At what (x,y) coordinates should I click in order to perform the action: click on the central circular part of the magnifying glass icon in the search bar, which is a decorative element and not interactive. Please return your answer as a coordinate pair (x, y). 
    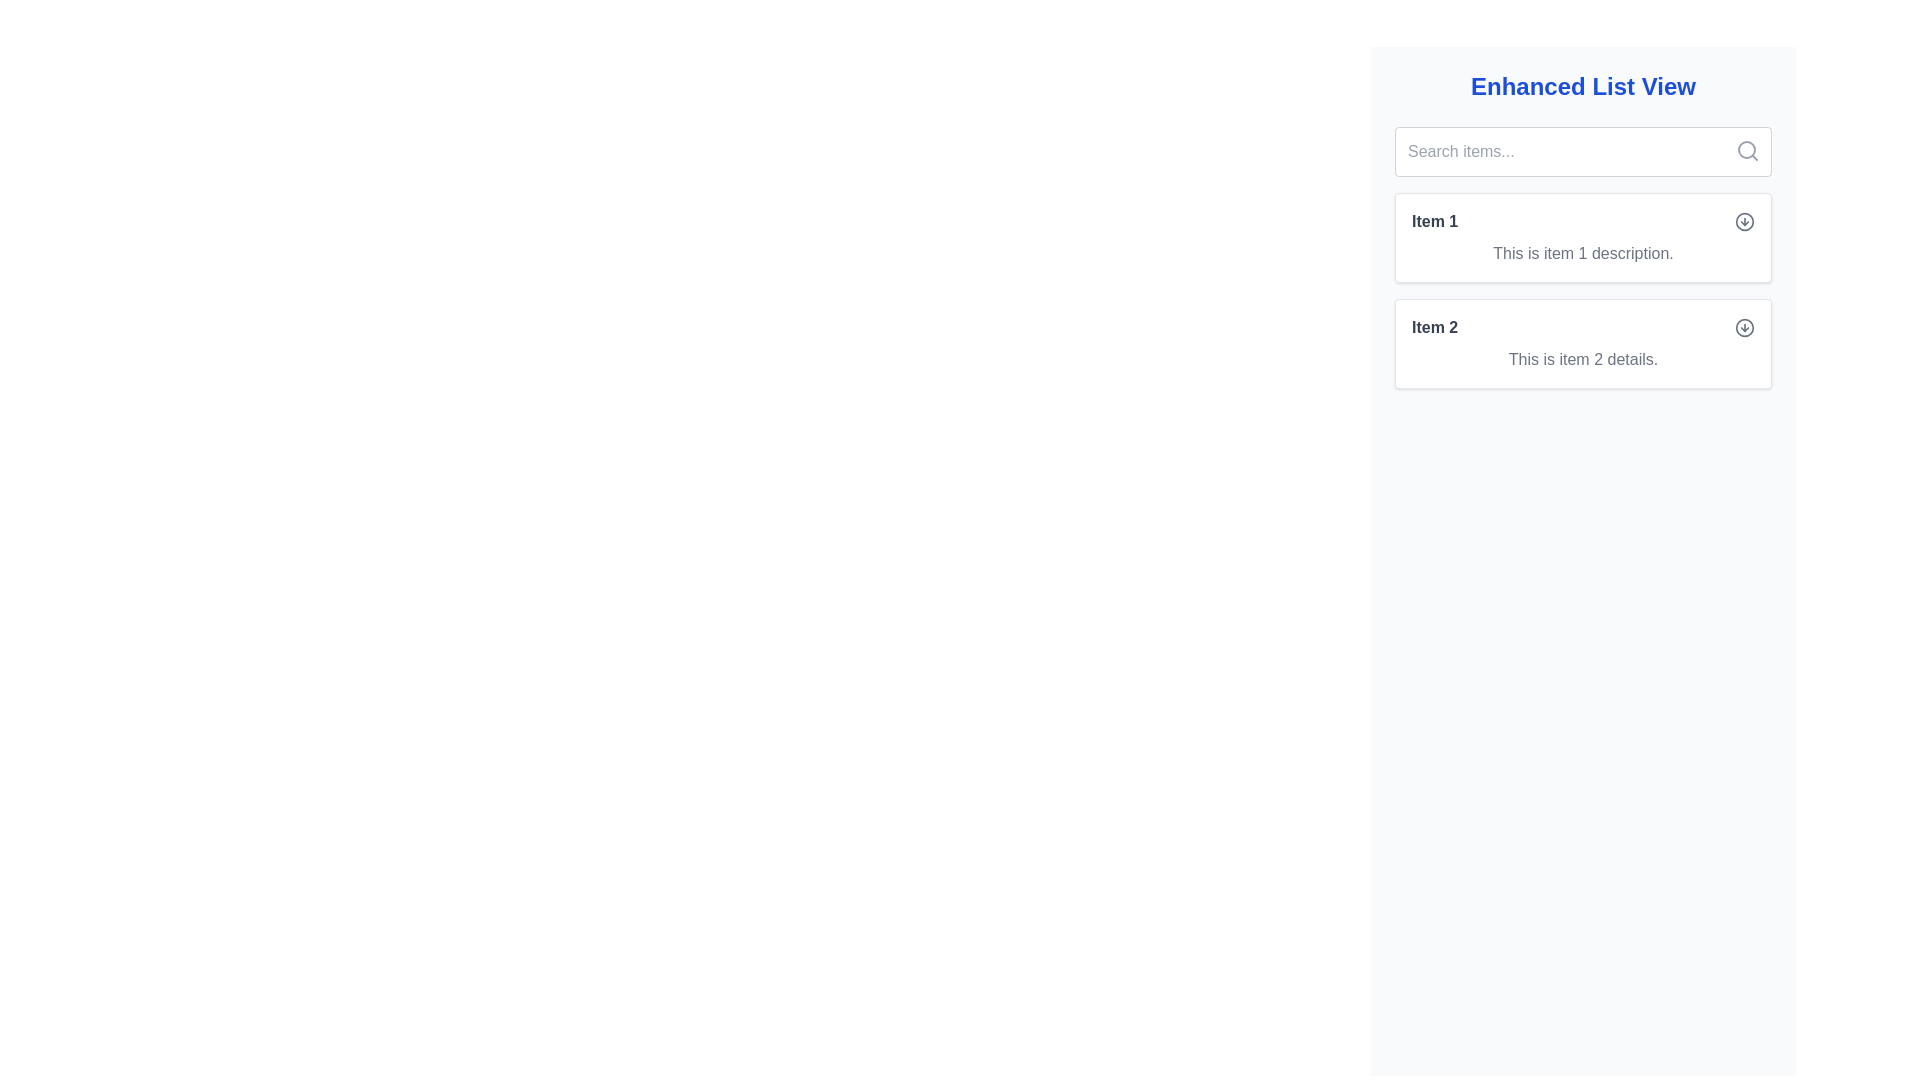
    Looking at the image, I should click on (1746, 149).